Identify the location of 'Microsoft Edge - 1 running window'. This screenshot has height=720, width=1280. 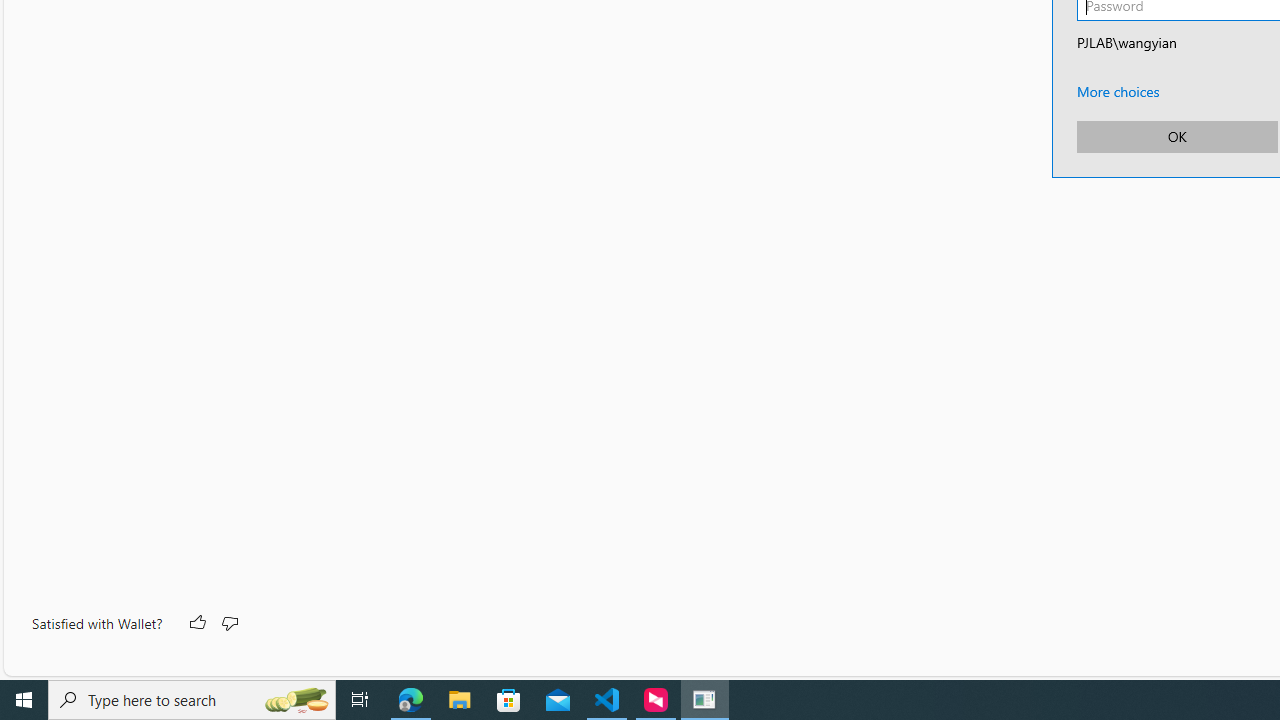
(410, 698).